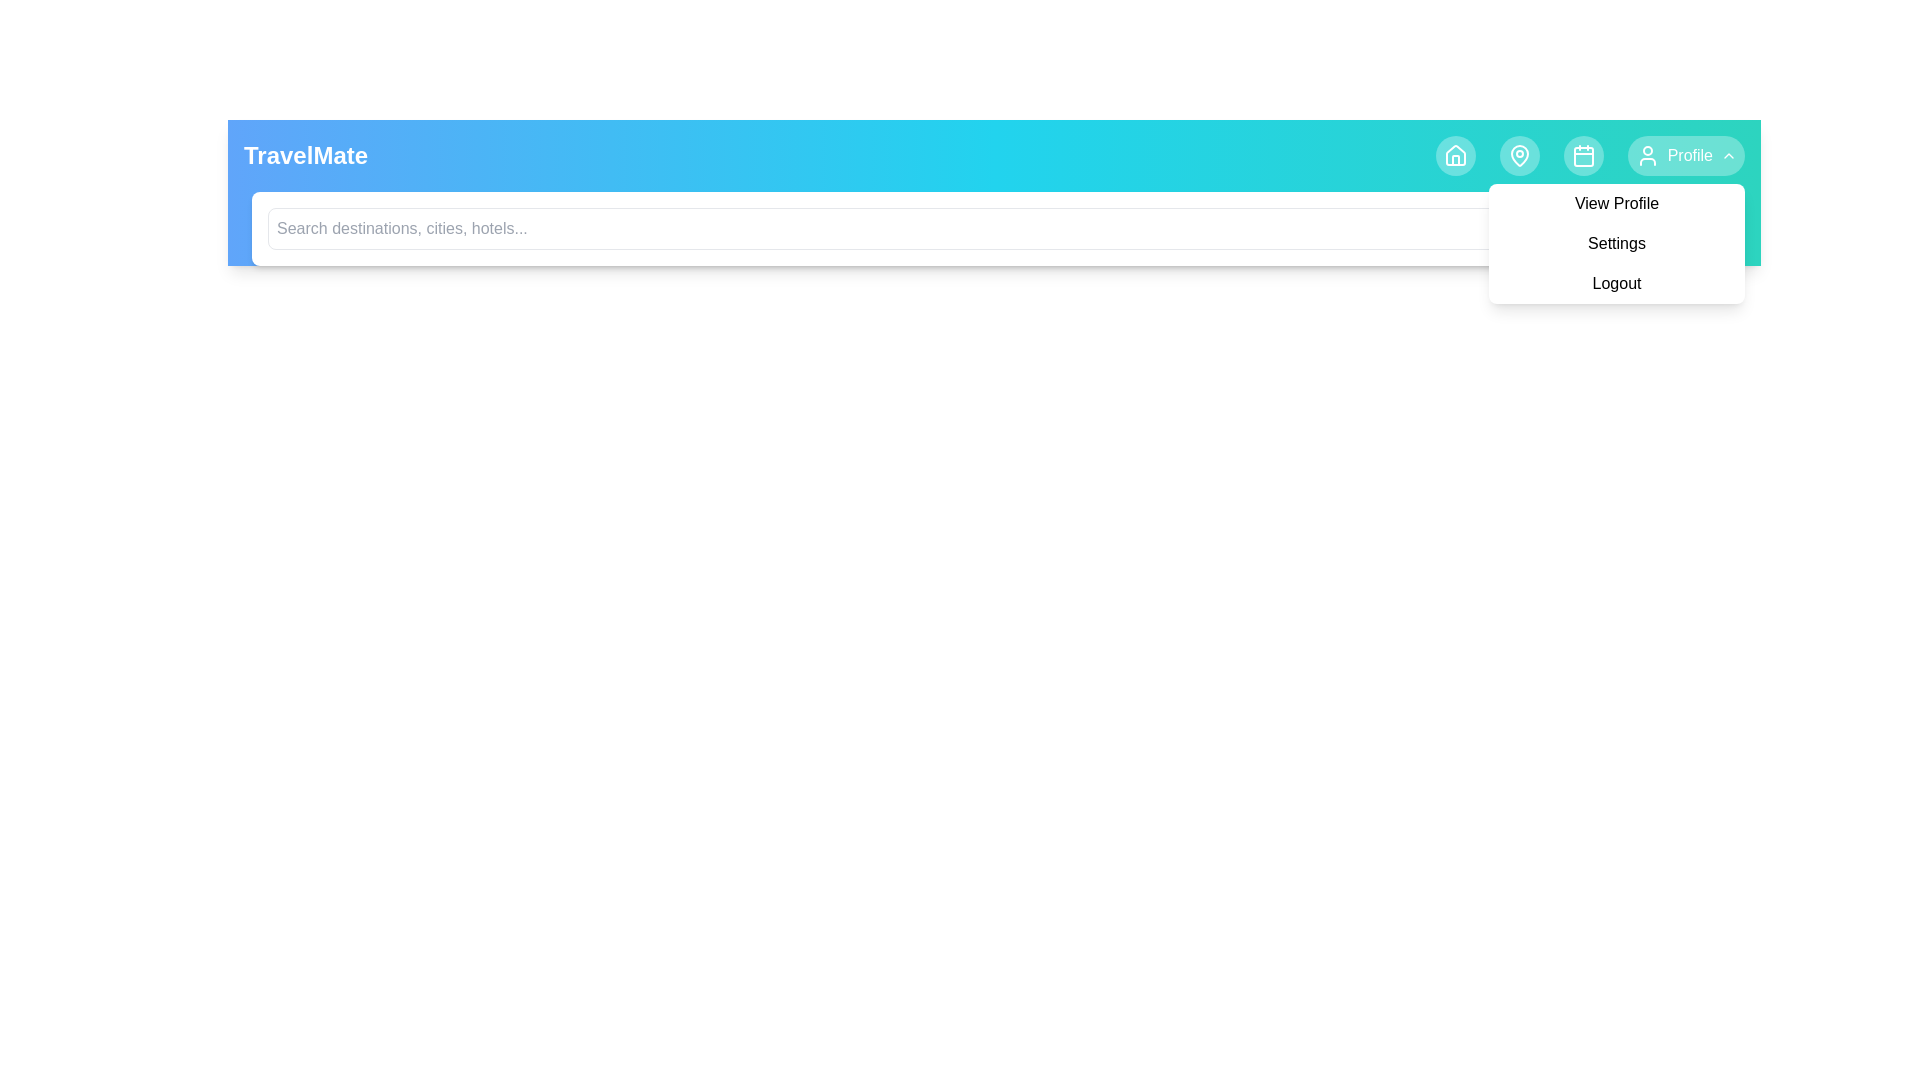  I want to click on the Calendar navigation icon, so click(1582, 154).